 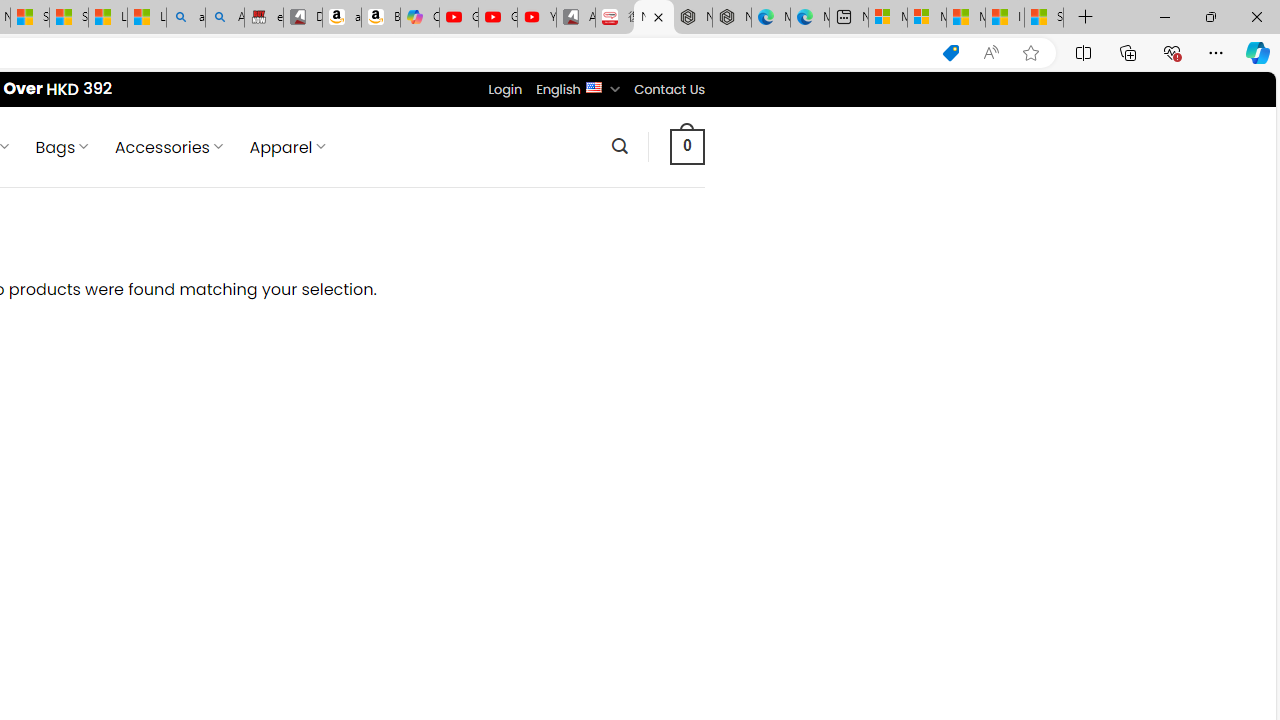 What do you see at coordinates (341, 17) in the screenshot?
I see `'amazon.in/dp/B0CX59H5W7/?tag=gsmcom05-21'` at bounding box center [341, 17].